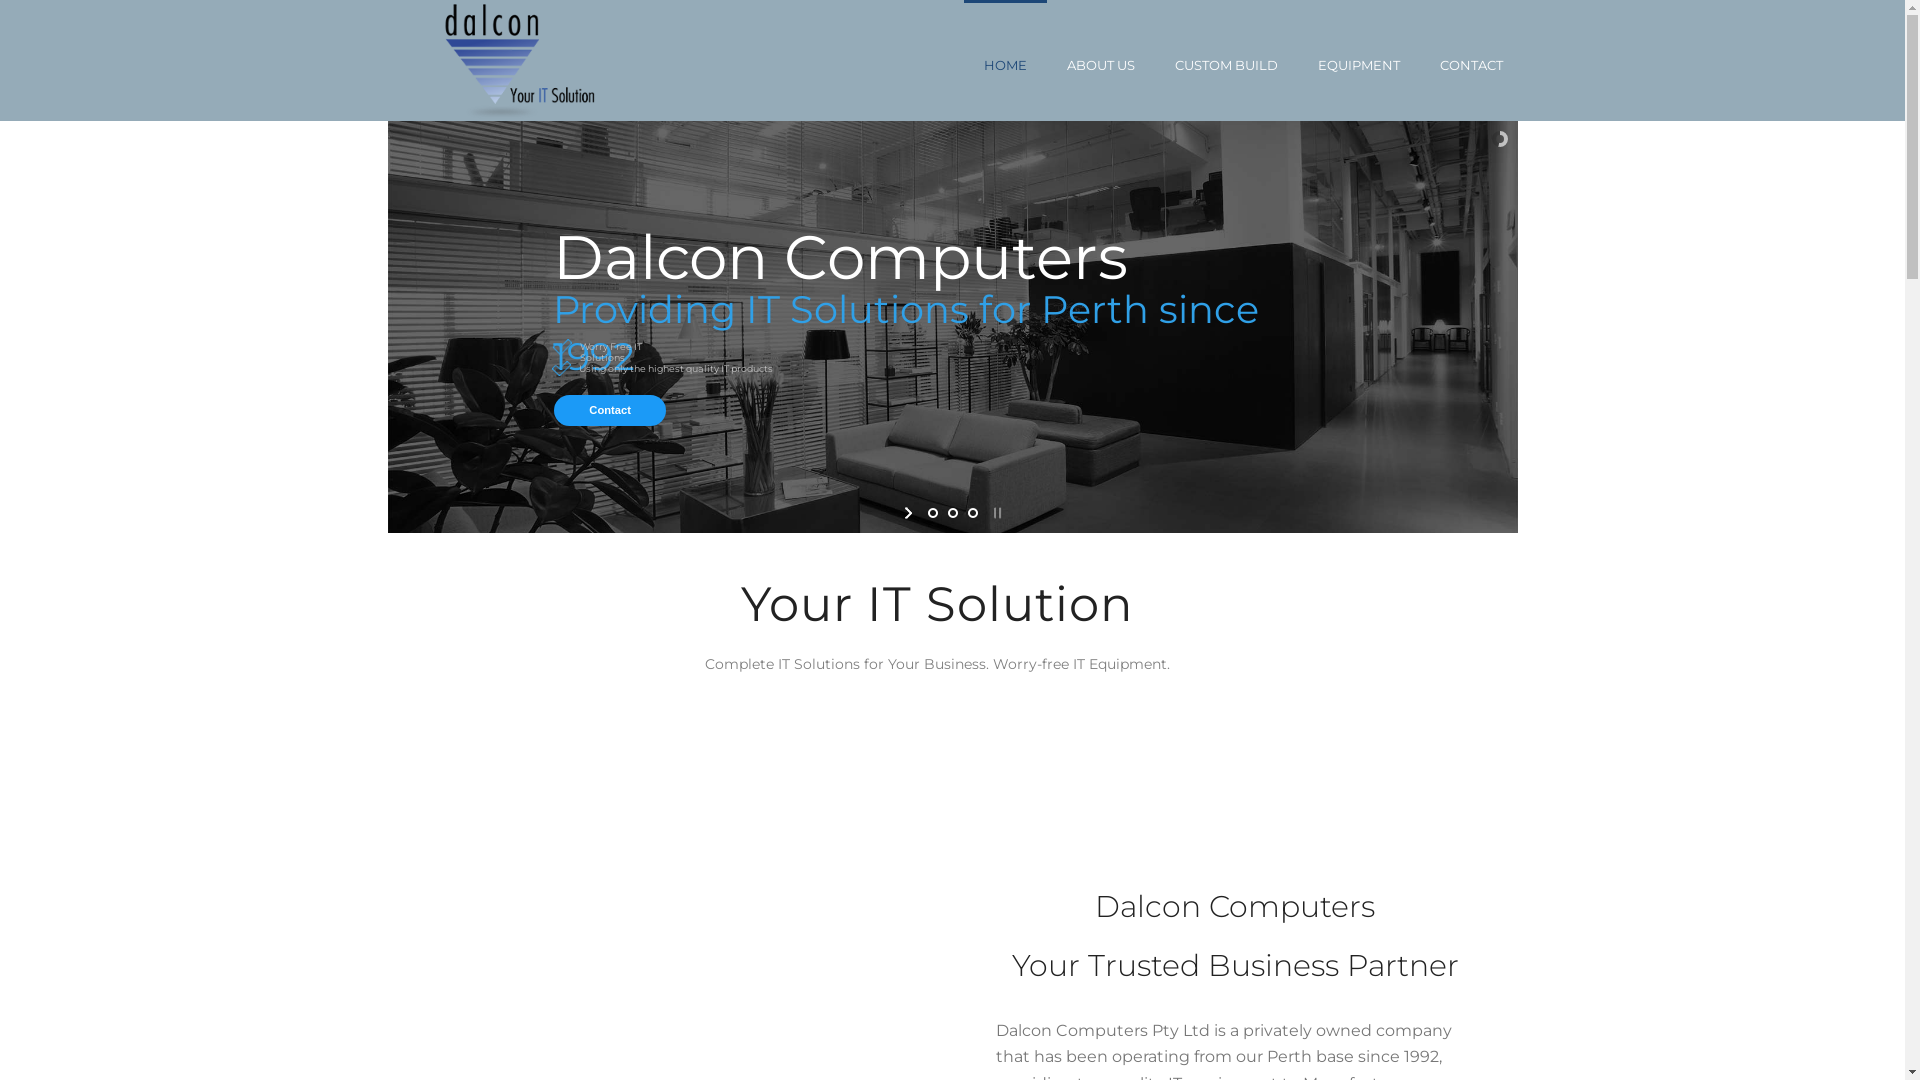 Image resolution: width=1920 pixels, height=1080 pixels. Describe the element at coordinates (522, 59) in the screenshot. I see `'Dalcon Computers'` at that location.